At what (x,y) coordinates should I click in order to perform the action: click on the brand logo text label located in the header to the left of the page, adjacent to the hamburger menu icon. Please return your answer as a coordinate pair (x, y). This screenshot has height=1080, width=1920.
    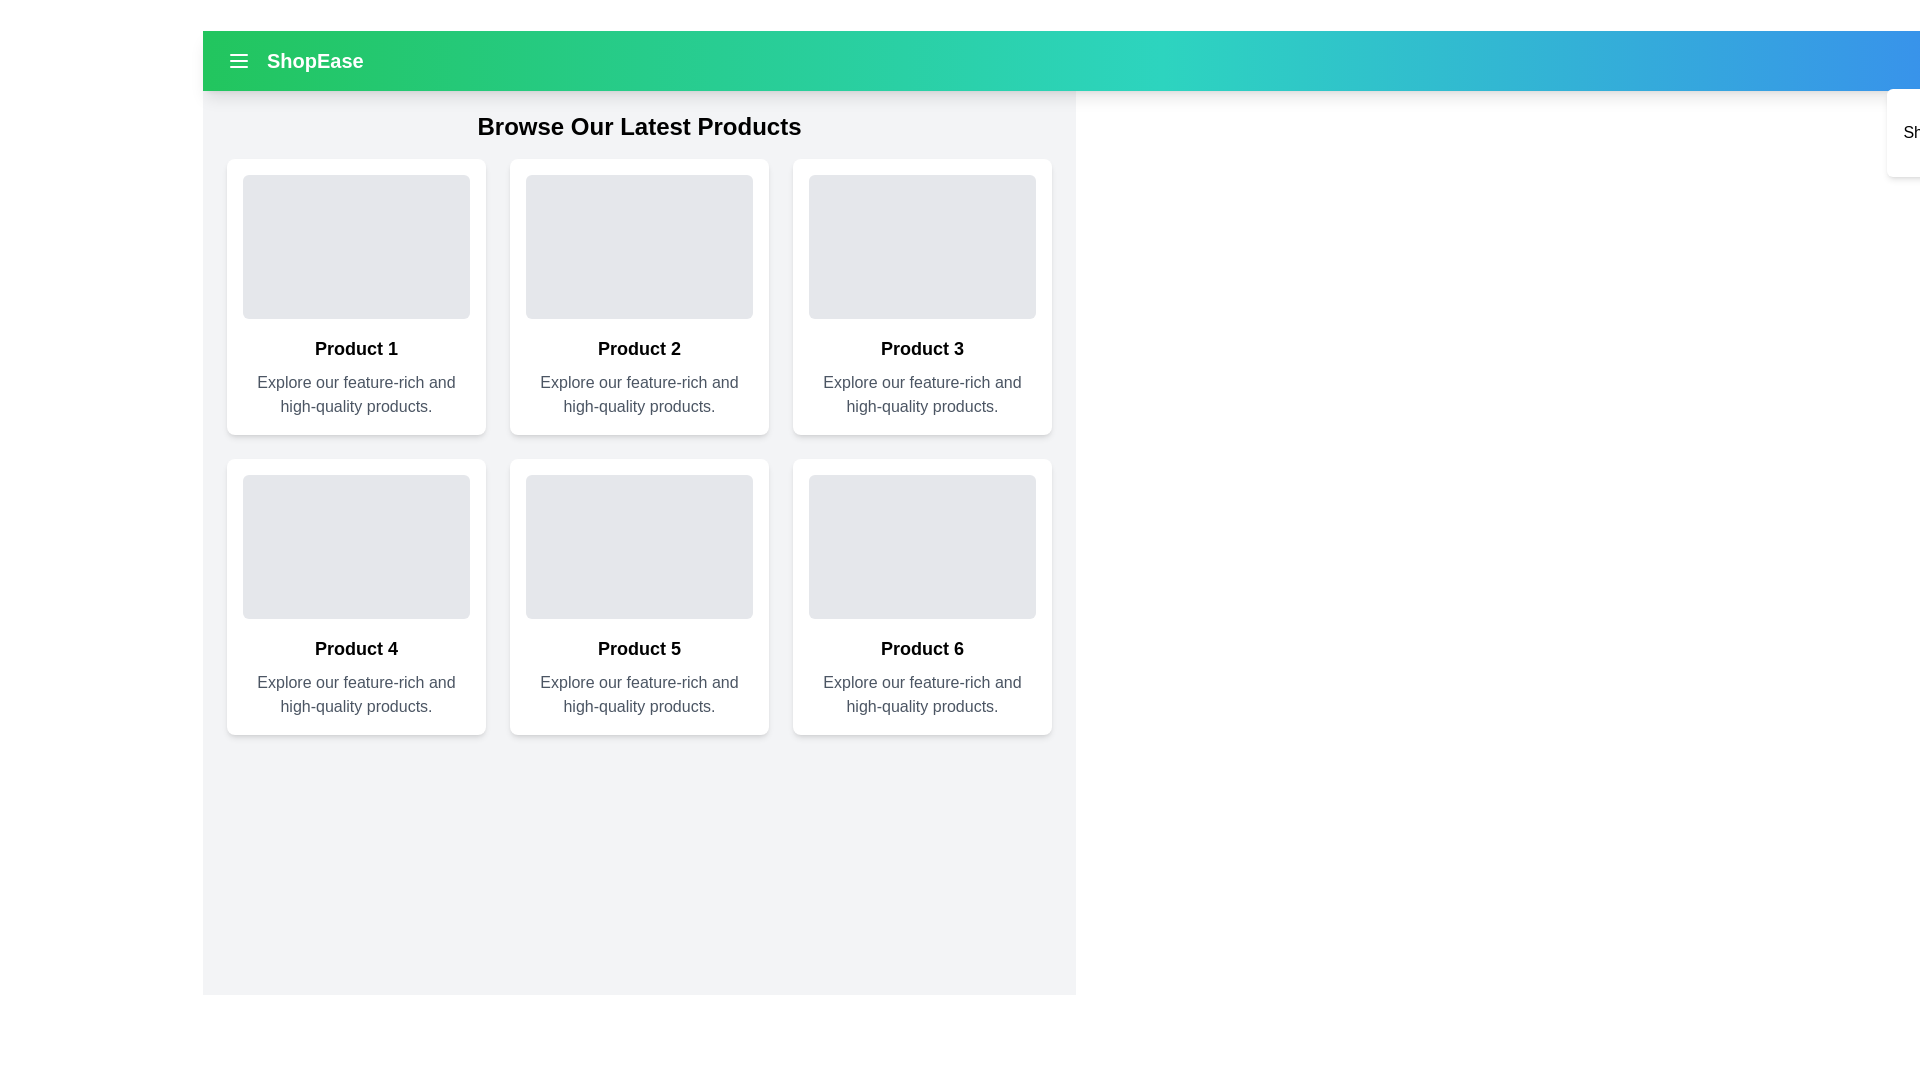
    Looking at the image, I should click on (294, 60).